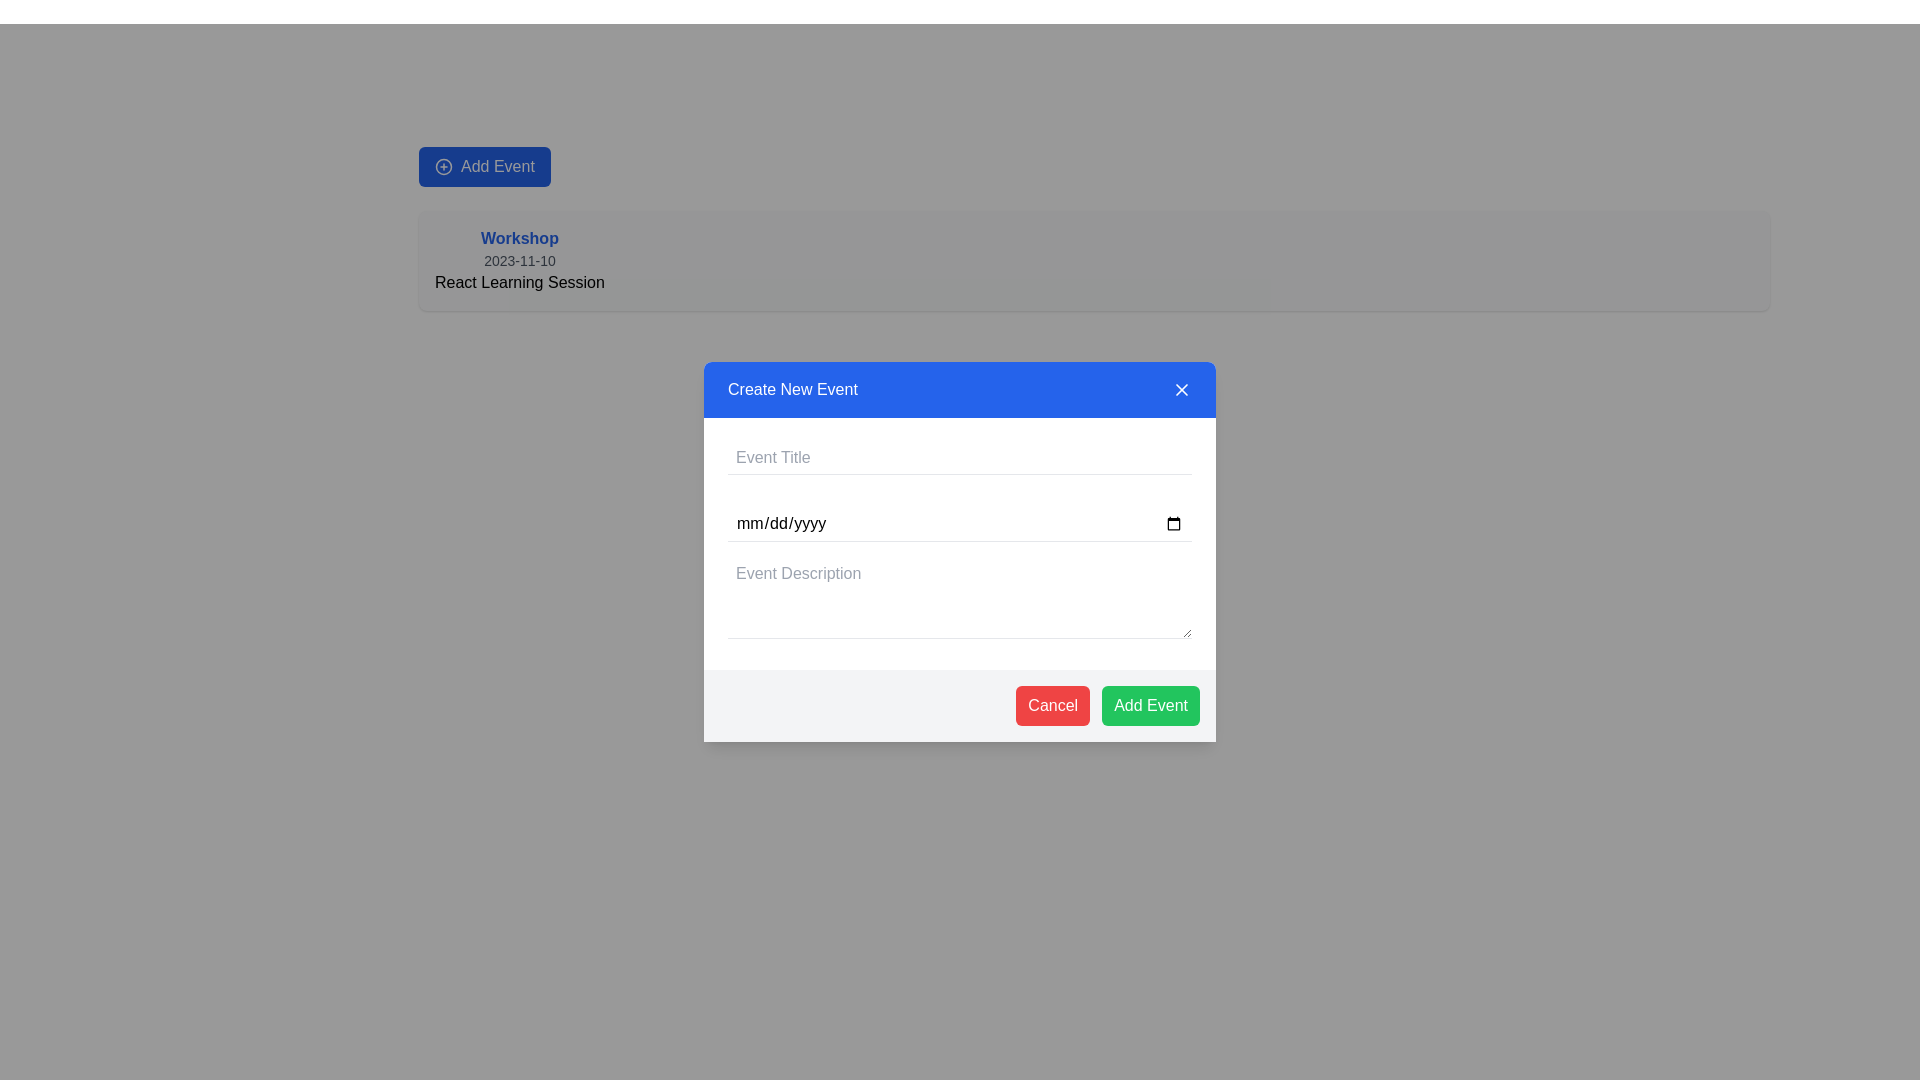  I want to click on the leftmost button in the footer of the modal dialog that functions as a cancel action control, so click(1052, 704).